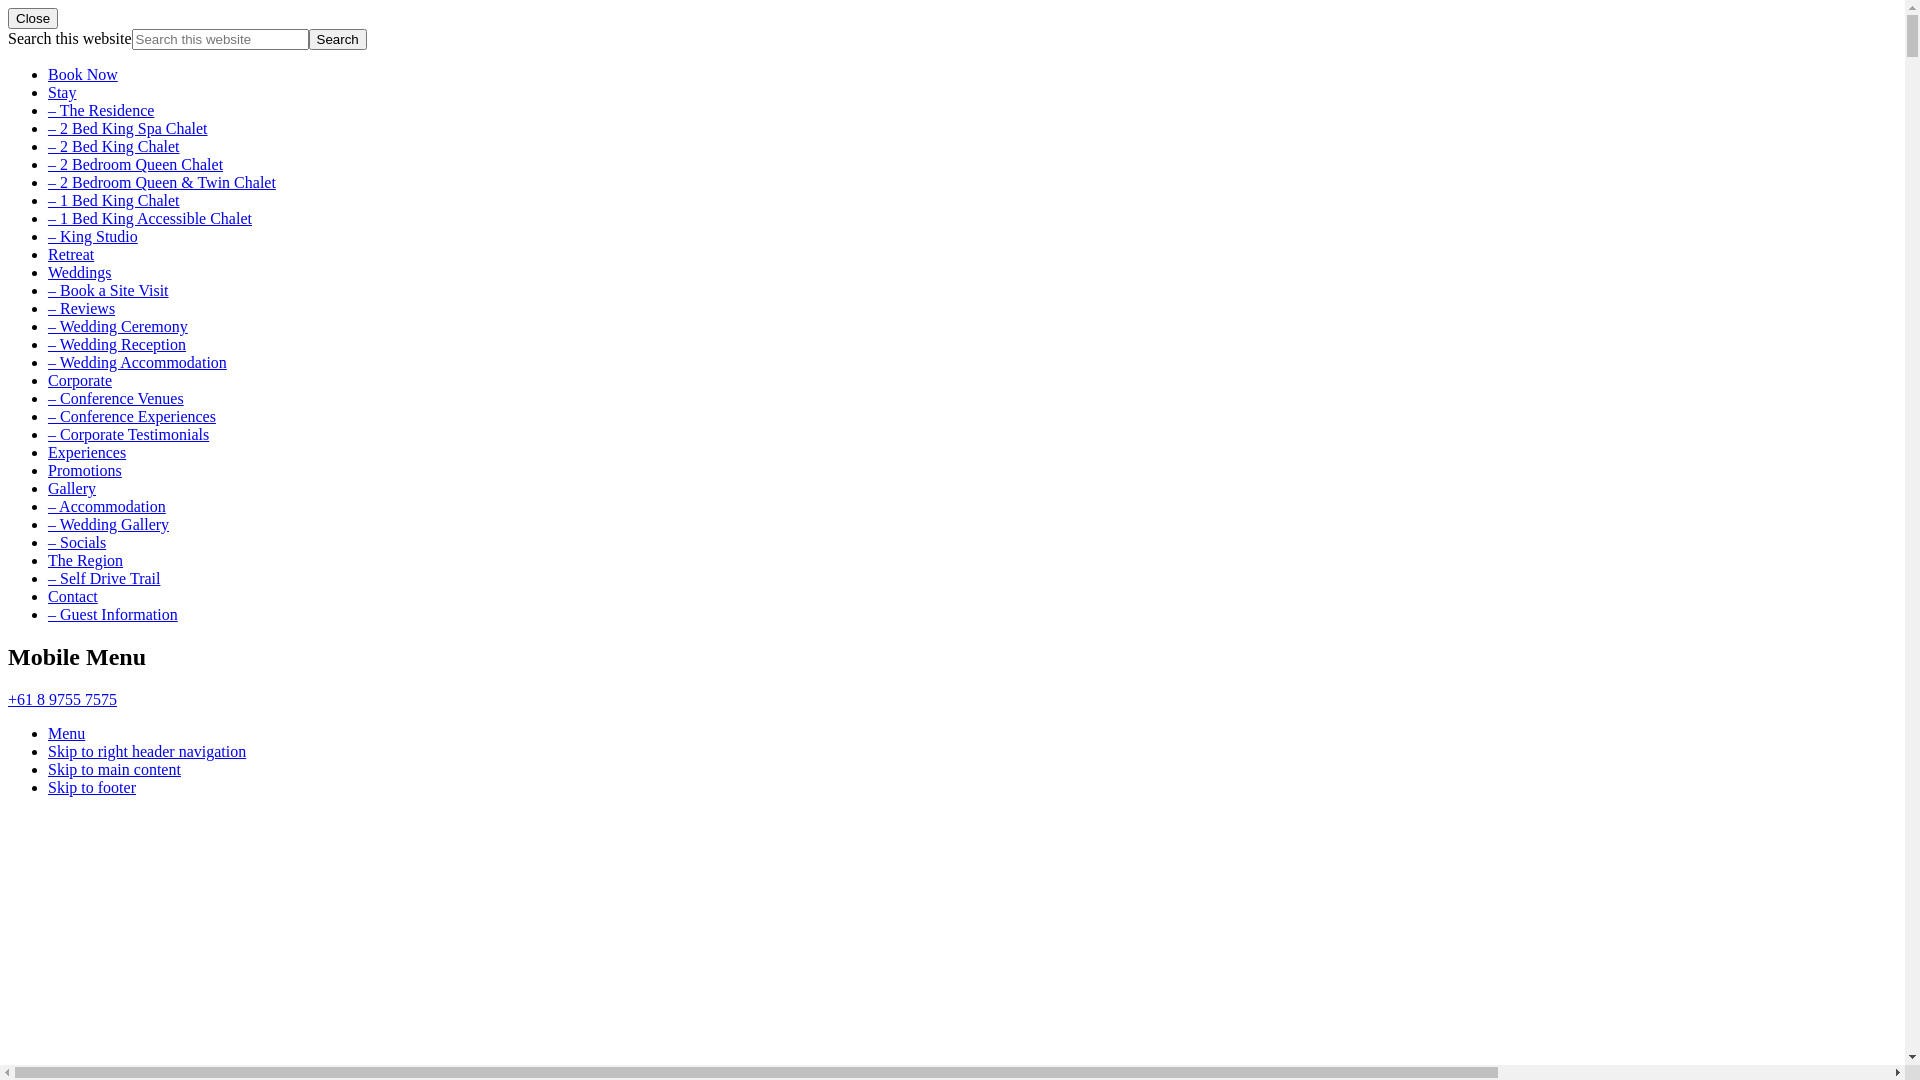  I want to click on 'Gallery', so click(48, 488).